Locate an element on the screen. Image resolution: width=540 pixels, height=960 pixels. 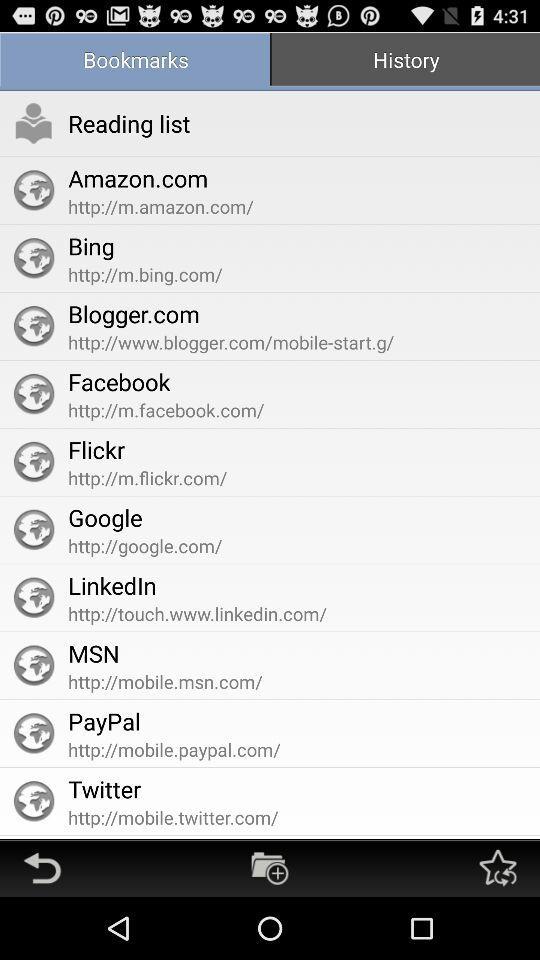
the item above http www blogger is located at coordinates (405, 61).